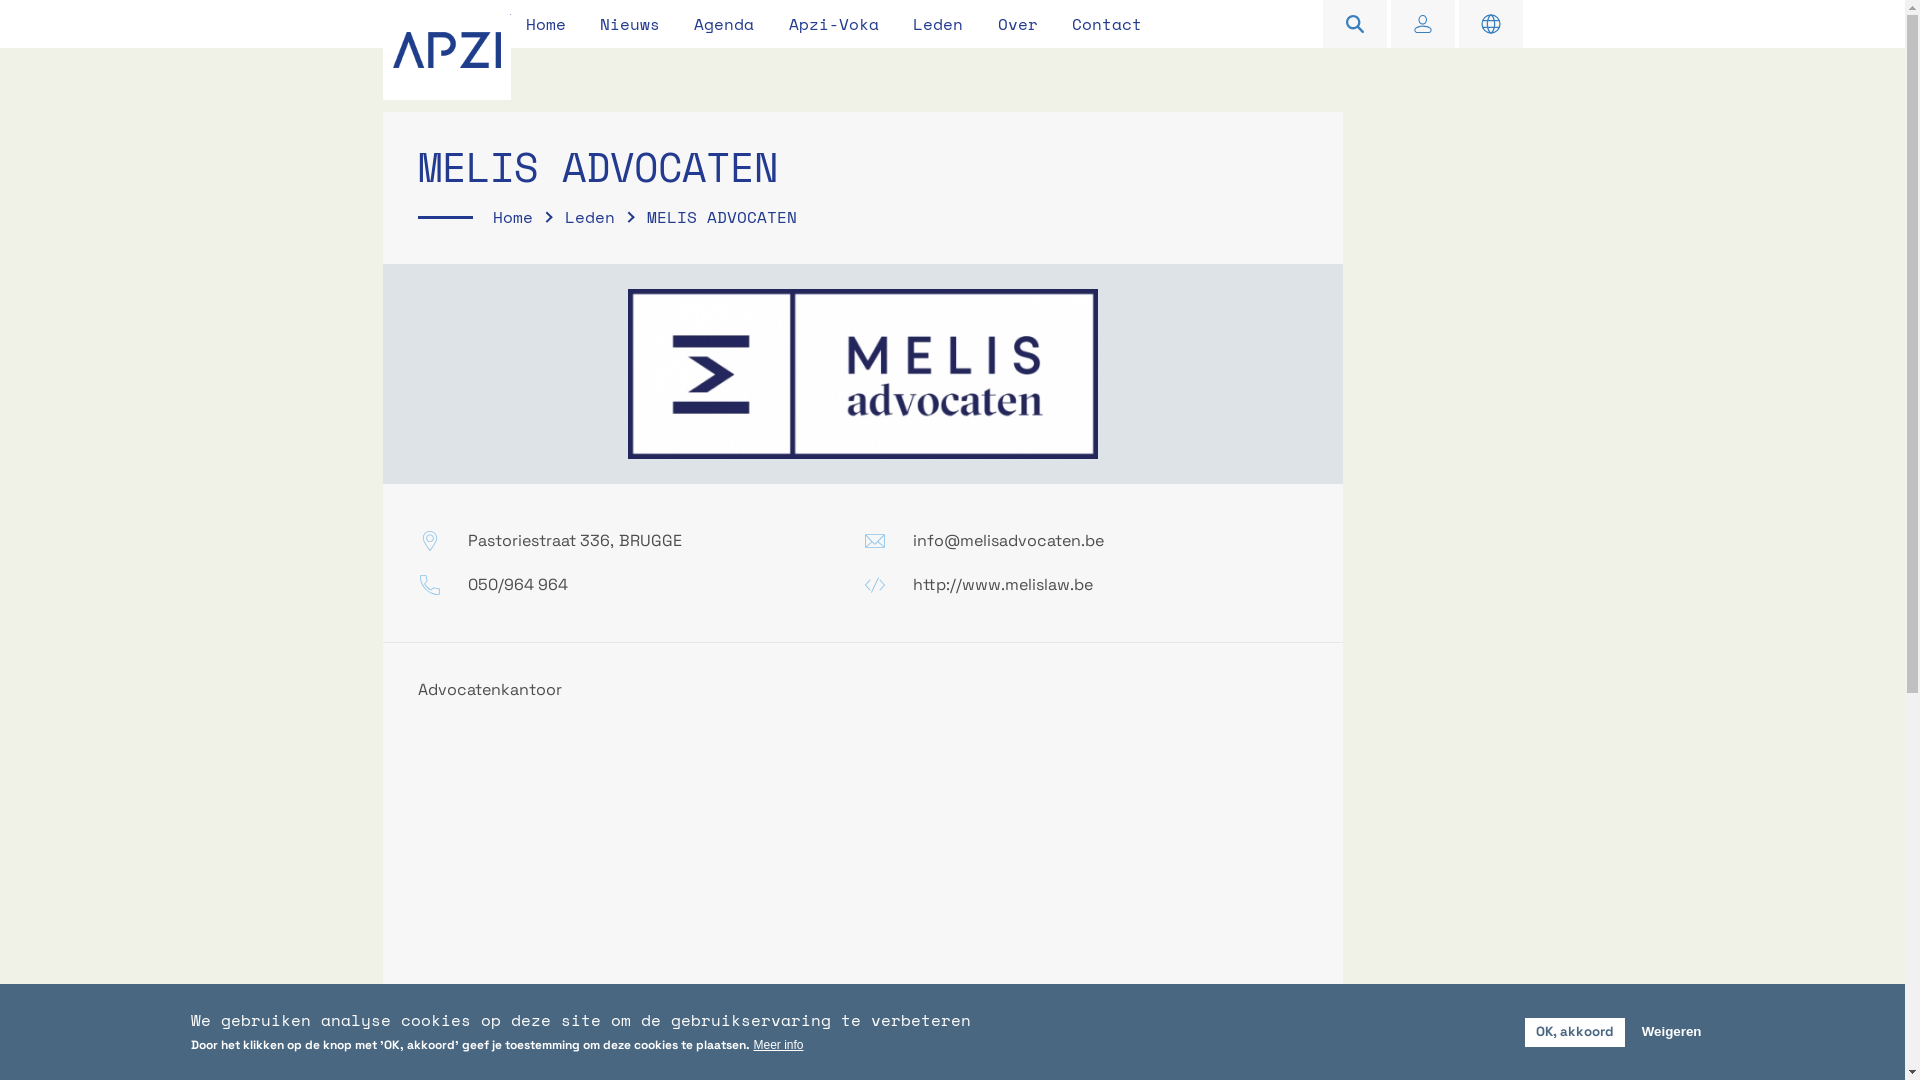  What do you see at coordinates (128, 0) in the screenshot?
I see `'Overslaan en naar de inhoud gaan'` at bounding box center [128, 0].